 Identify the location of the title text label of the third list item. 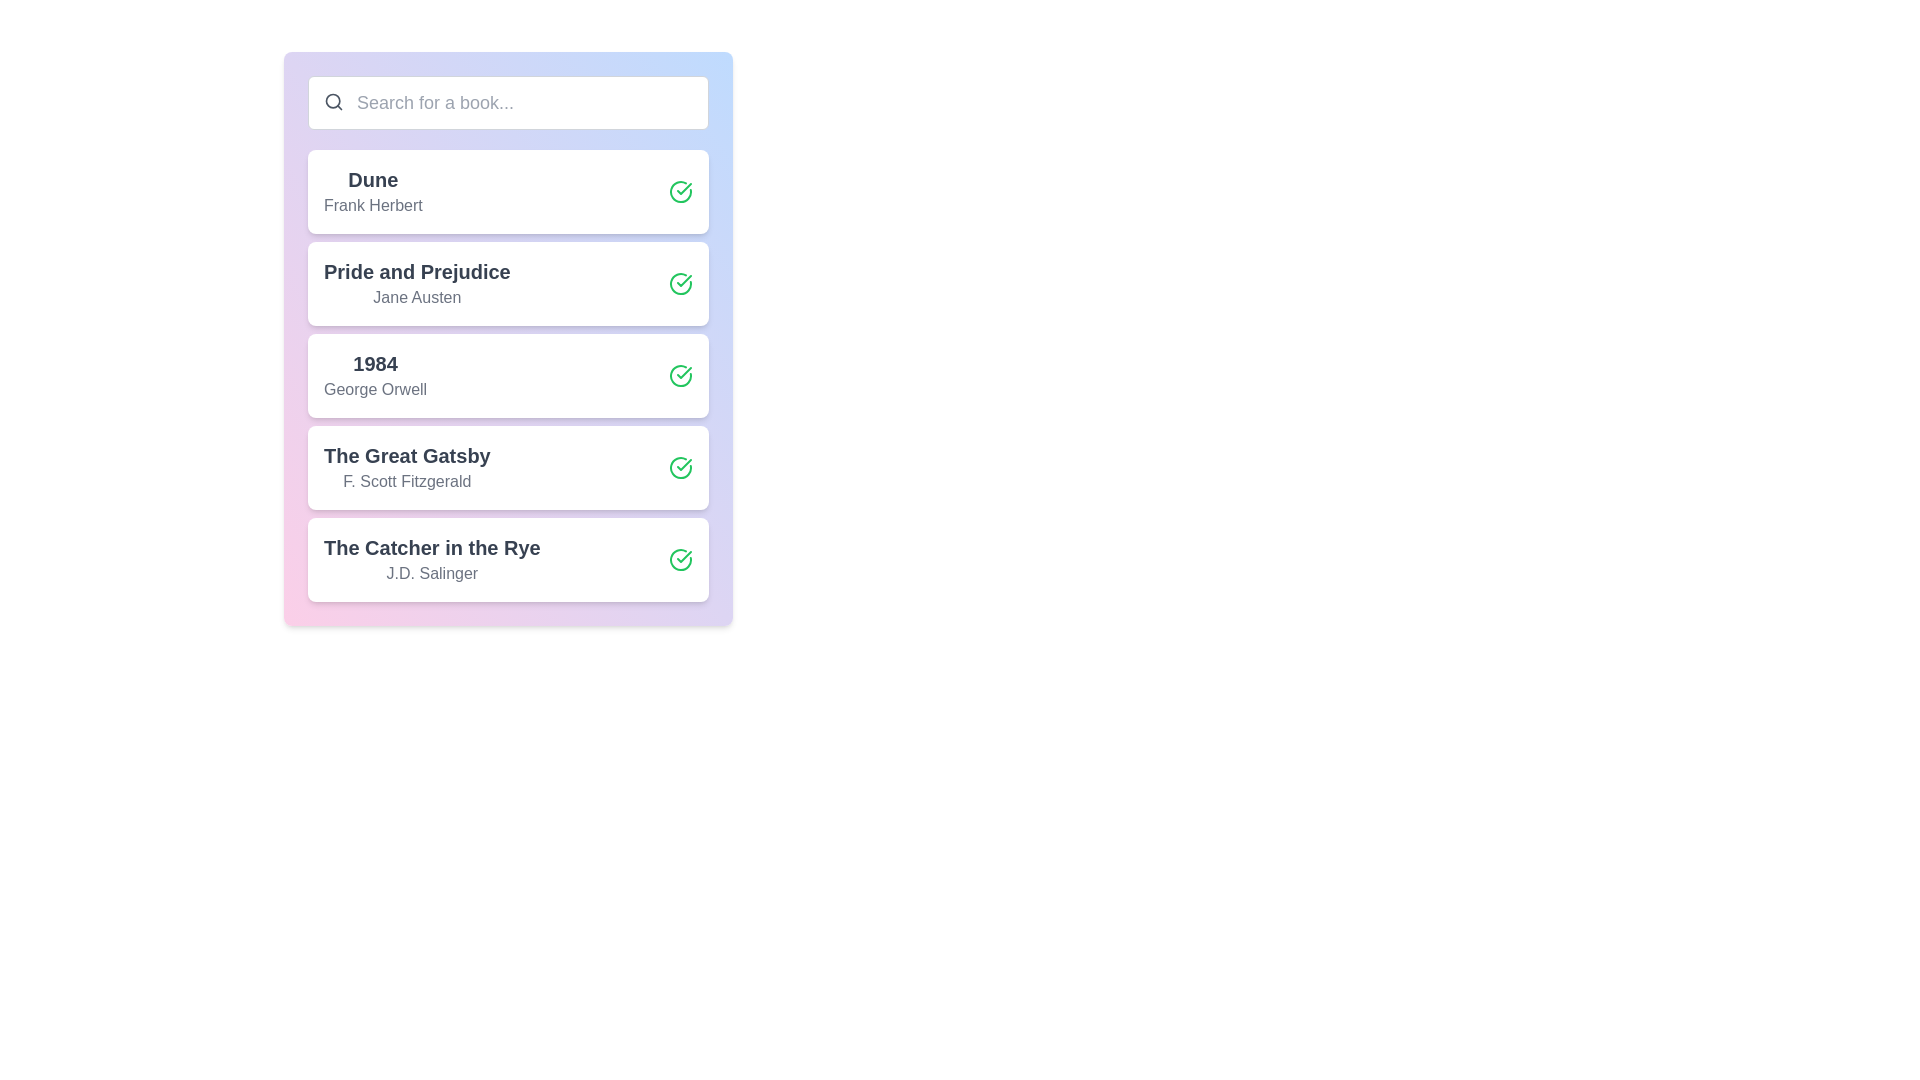
(375, 363).